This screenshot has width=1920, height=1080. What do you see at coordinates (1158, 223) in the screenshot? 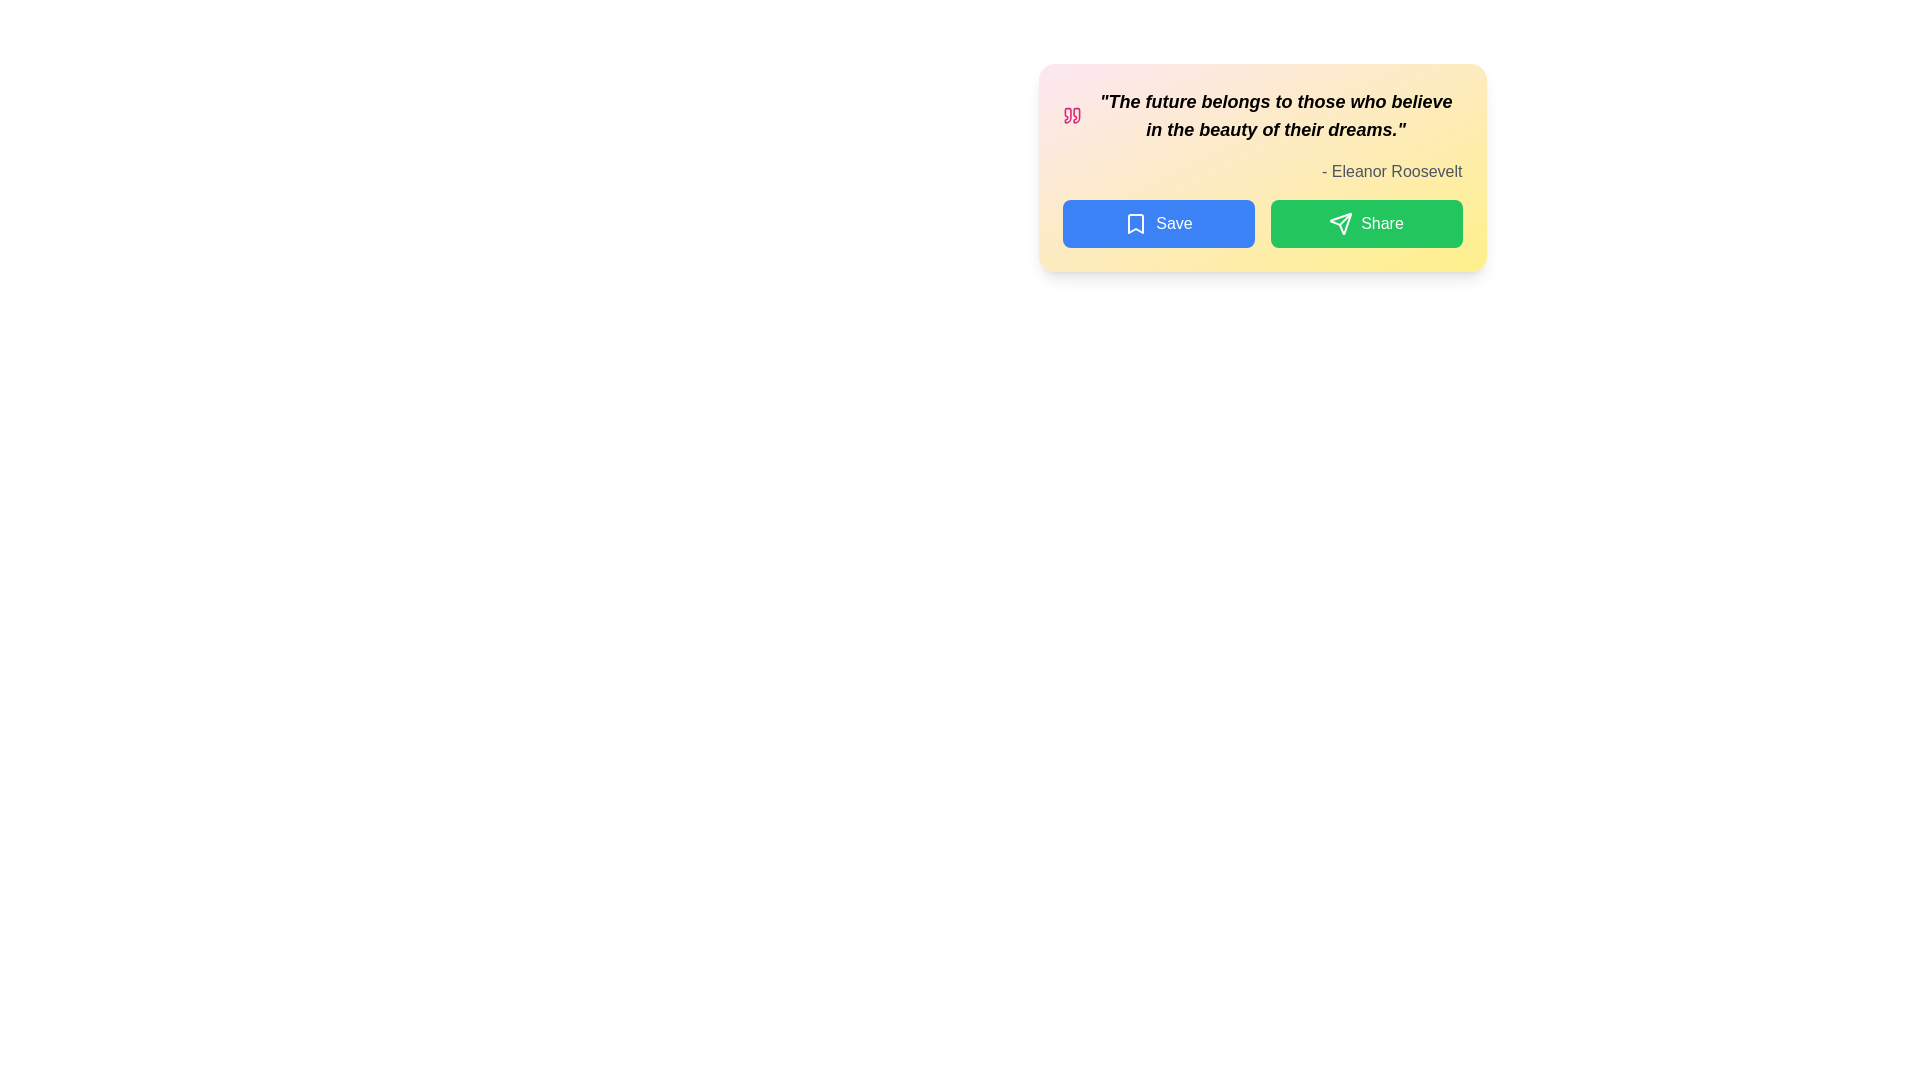
I see `the first button located within the horizontal section to the left of the green 'Share' button, which saves the associated content for later reference or use` at bounding box center [1158, 223].